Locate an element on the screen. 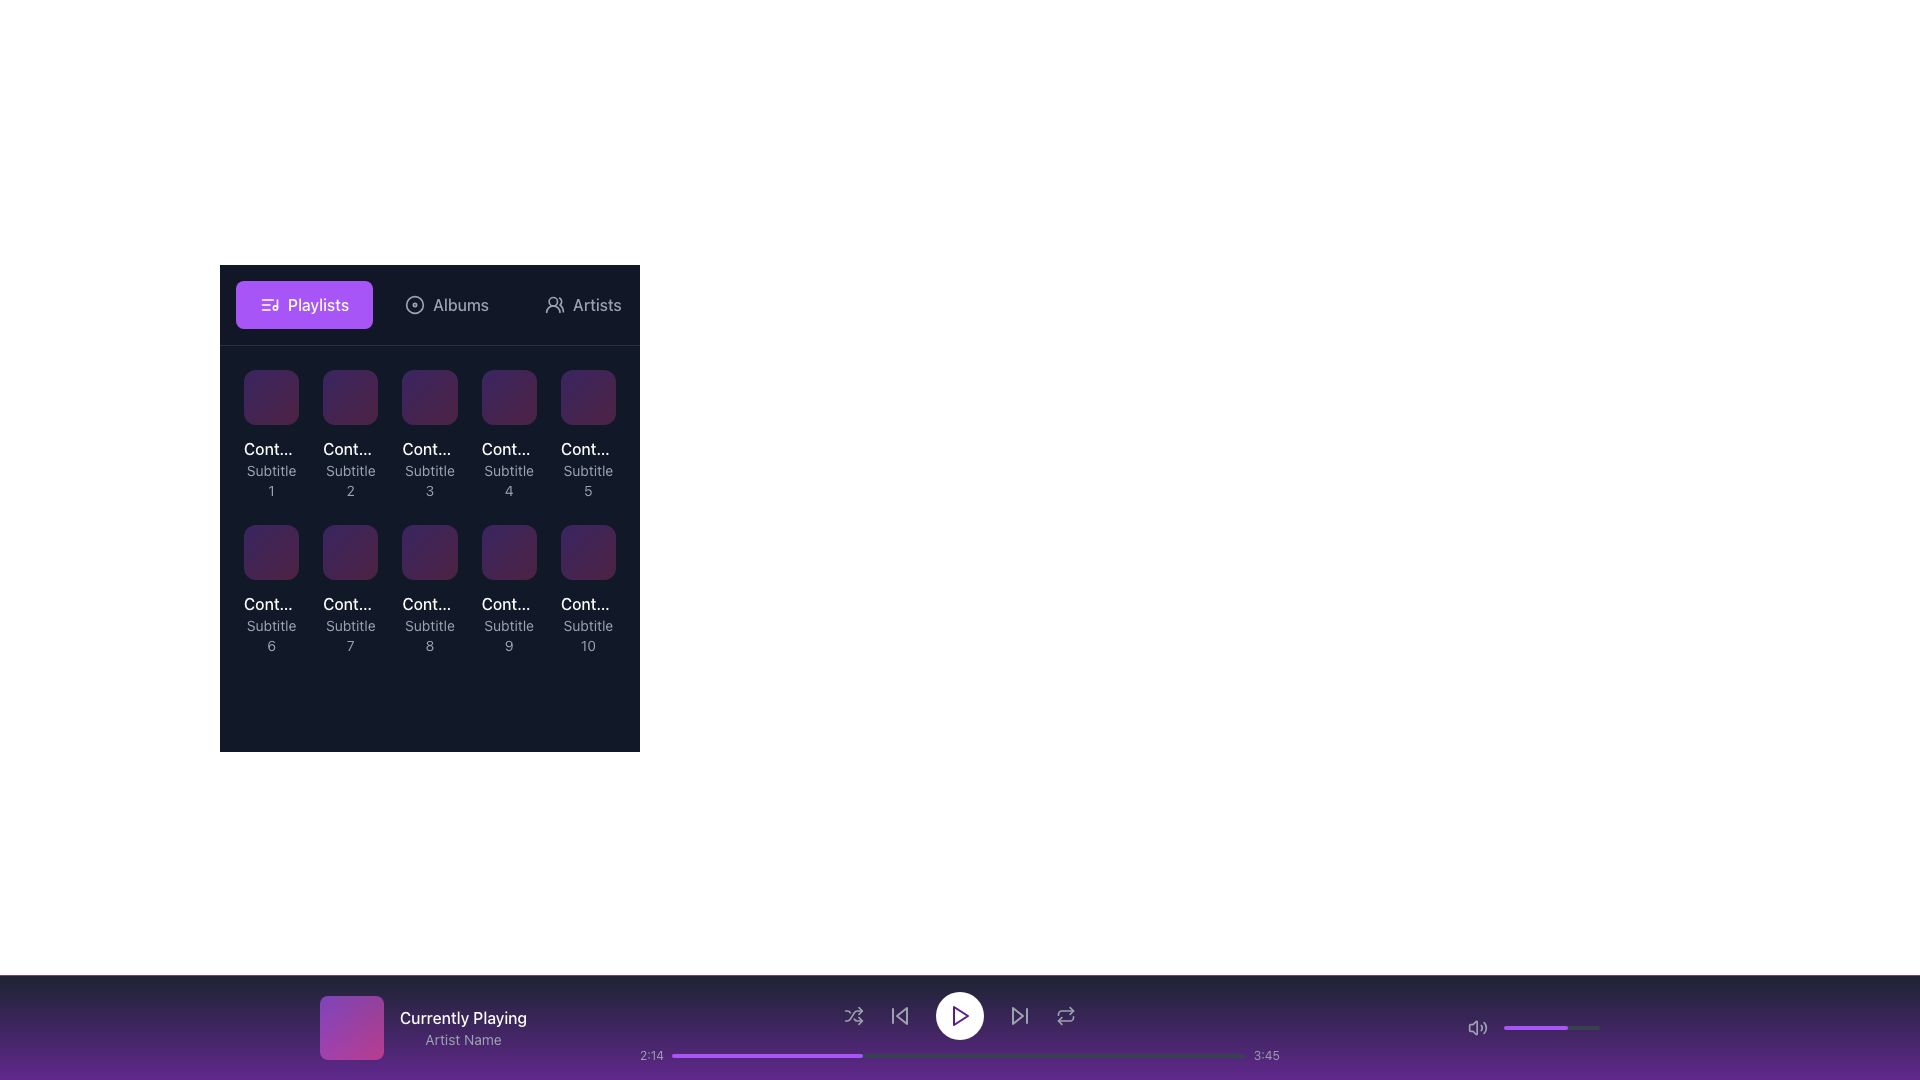  the progress bar located in the lower-right corner of the interface to adjust its value is located at coordinates (1550, 1028).